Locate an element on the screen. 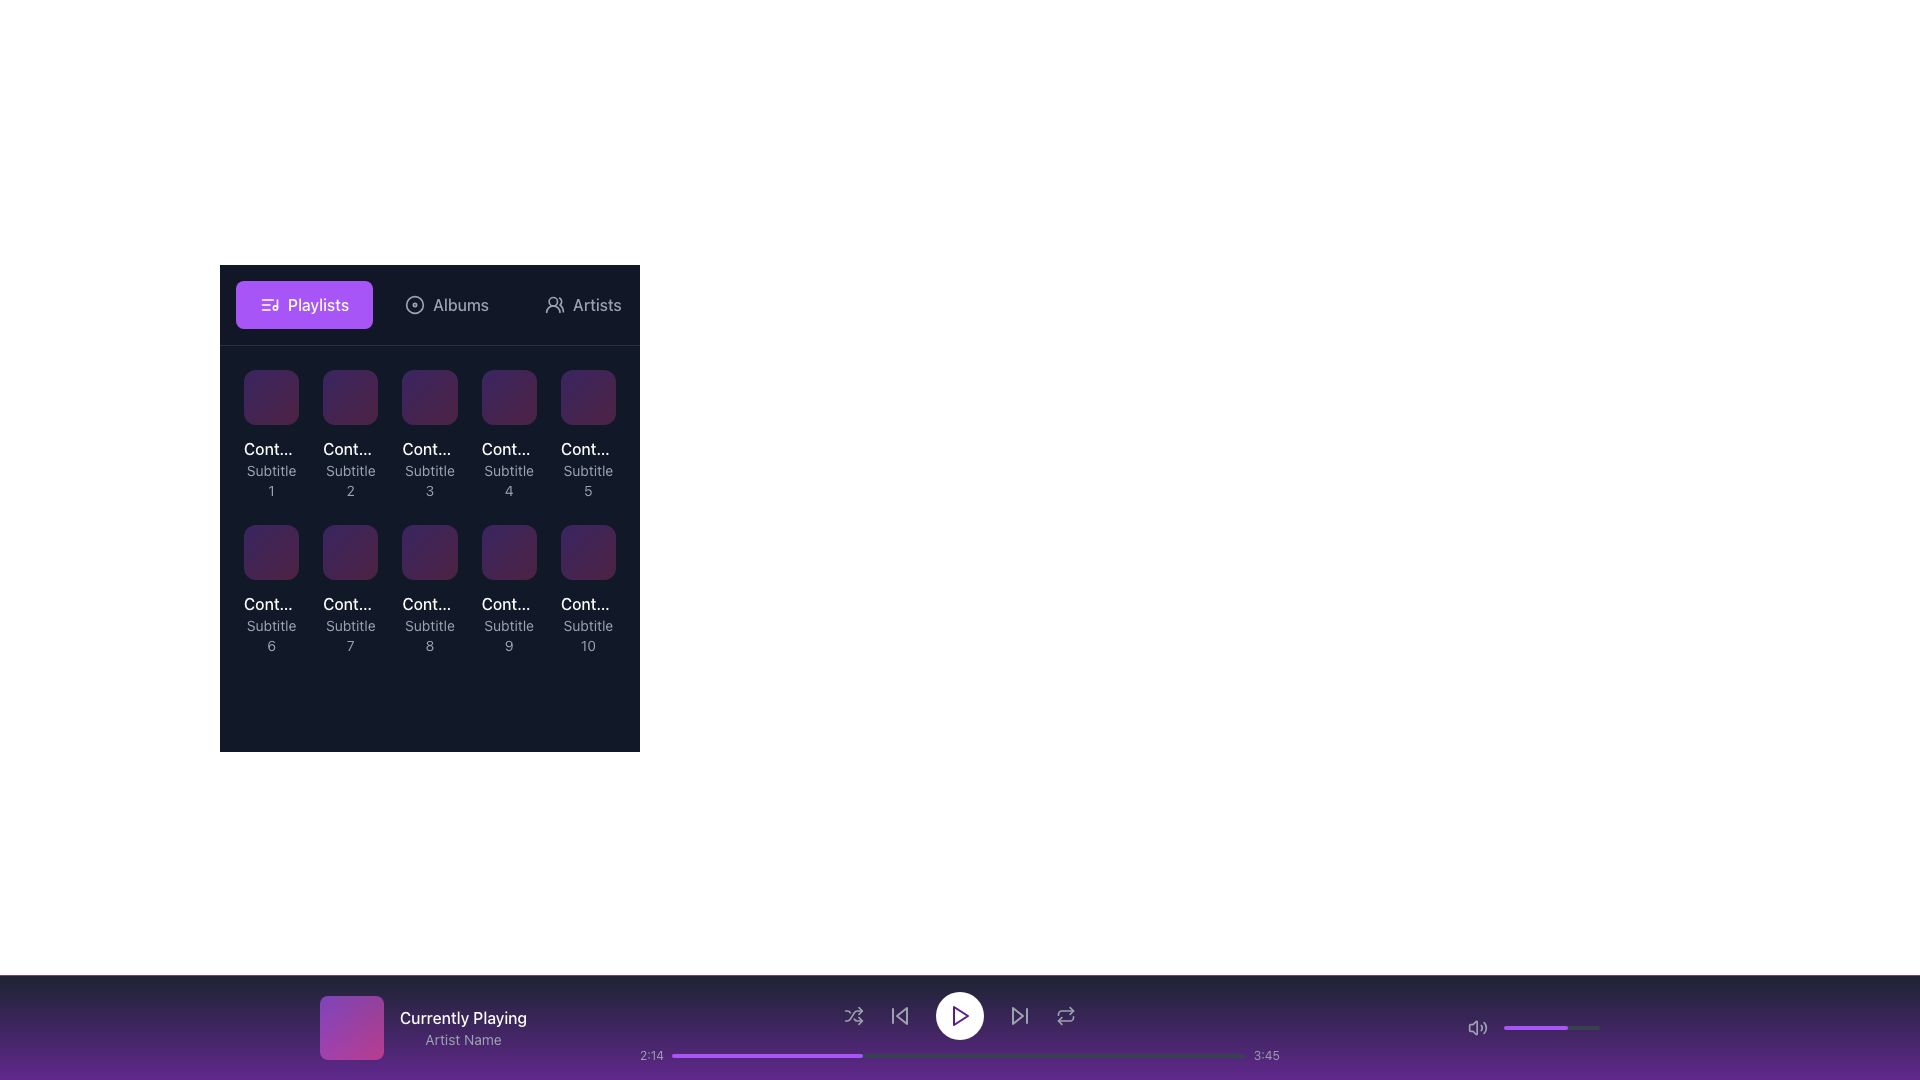  the progress bar located in the lower-right corner of the interface to adjust its value is located at coordinates (1550, 1028).